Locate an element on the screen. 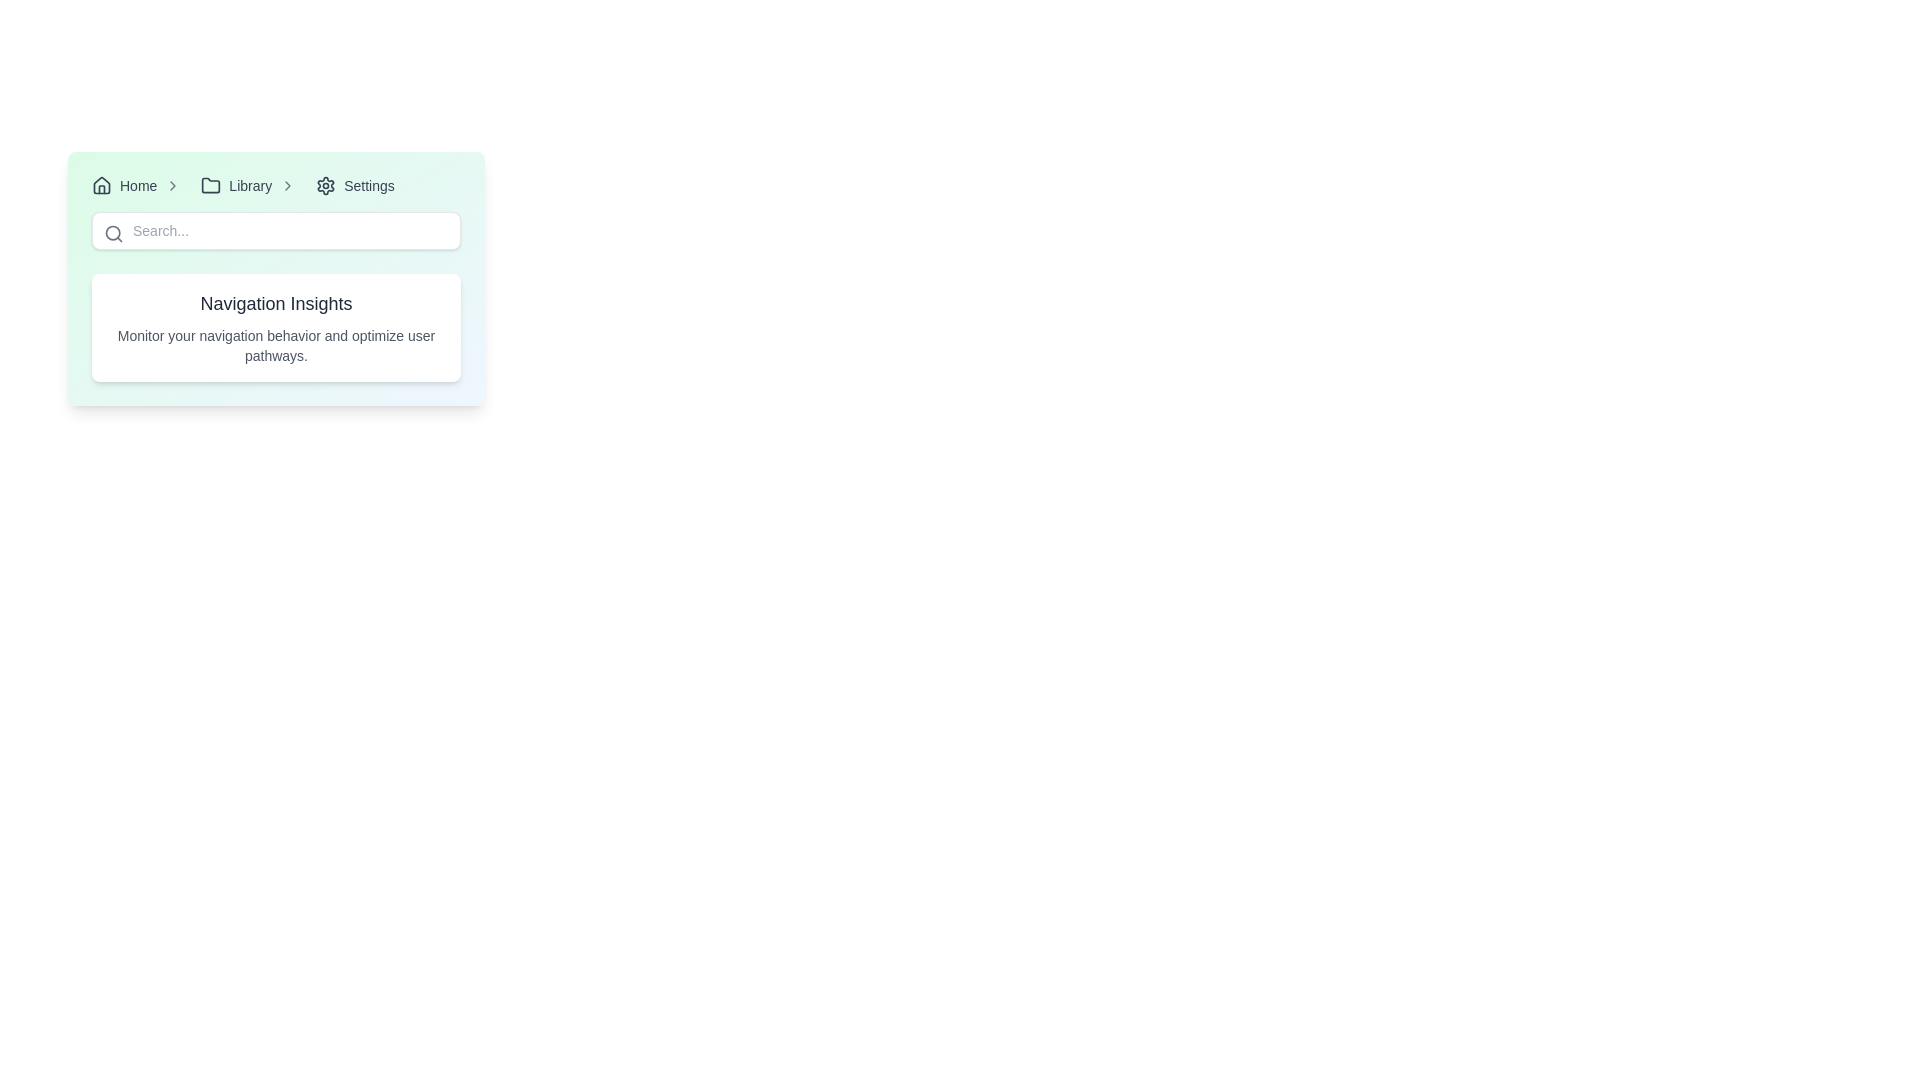  the 'Settings' text label, which is displayed in a small font size with medium weight, located in the top section of the user interface, adjacent to a gear icon is located at coordinates (369, 185).